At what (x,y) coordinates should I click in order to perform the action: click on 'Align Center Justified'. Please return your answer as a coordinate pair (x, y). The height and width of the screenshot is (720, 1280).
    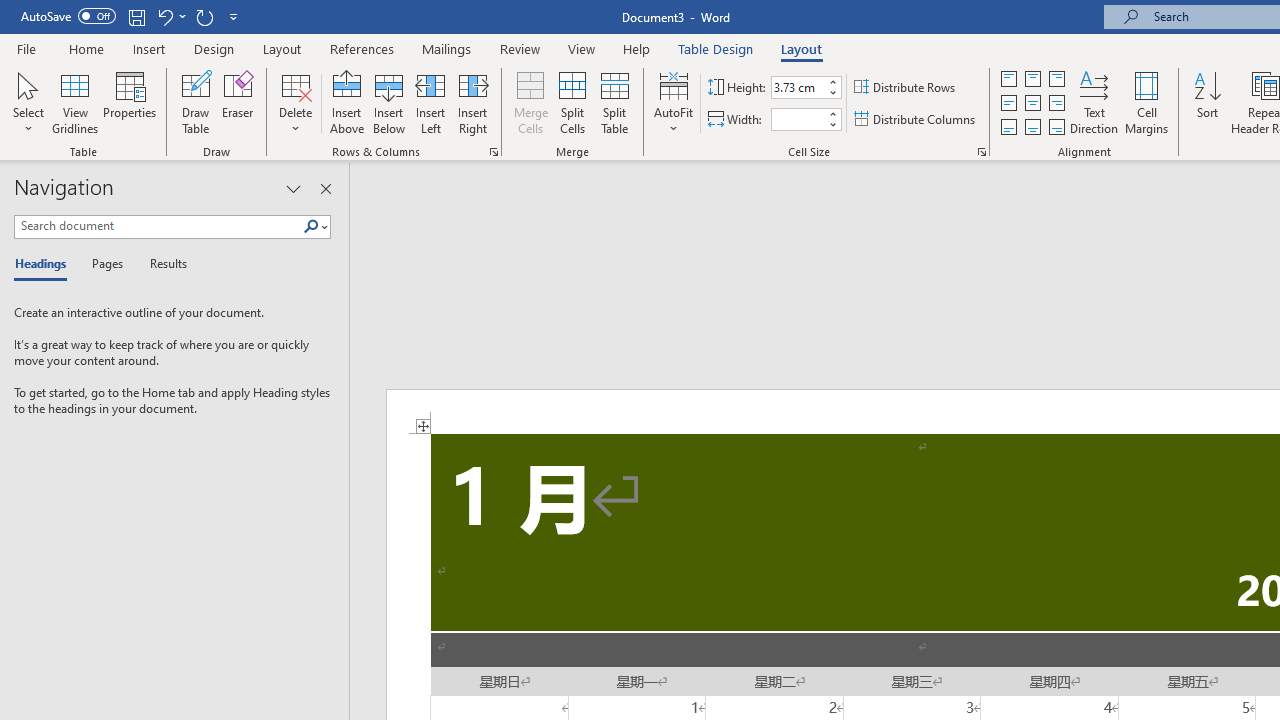
    Looking at the image, I should click on (1009, 103).